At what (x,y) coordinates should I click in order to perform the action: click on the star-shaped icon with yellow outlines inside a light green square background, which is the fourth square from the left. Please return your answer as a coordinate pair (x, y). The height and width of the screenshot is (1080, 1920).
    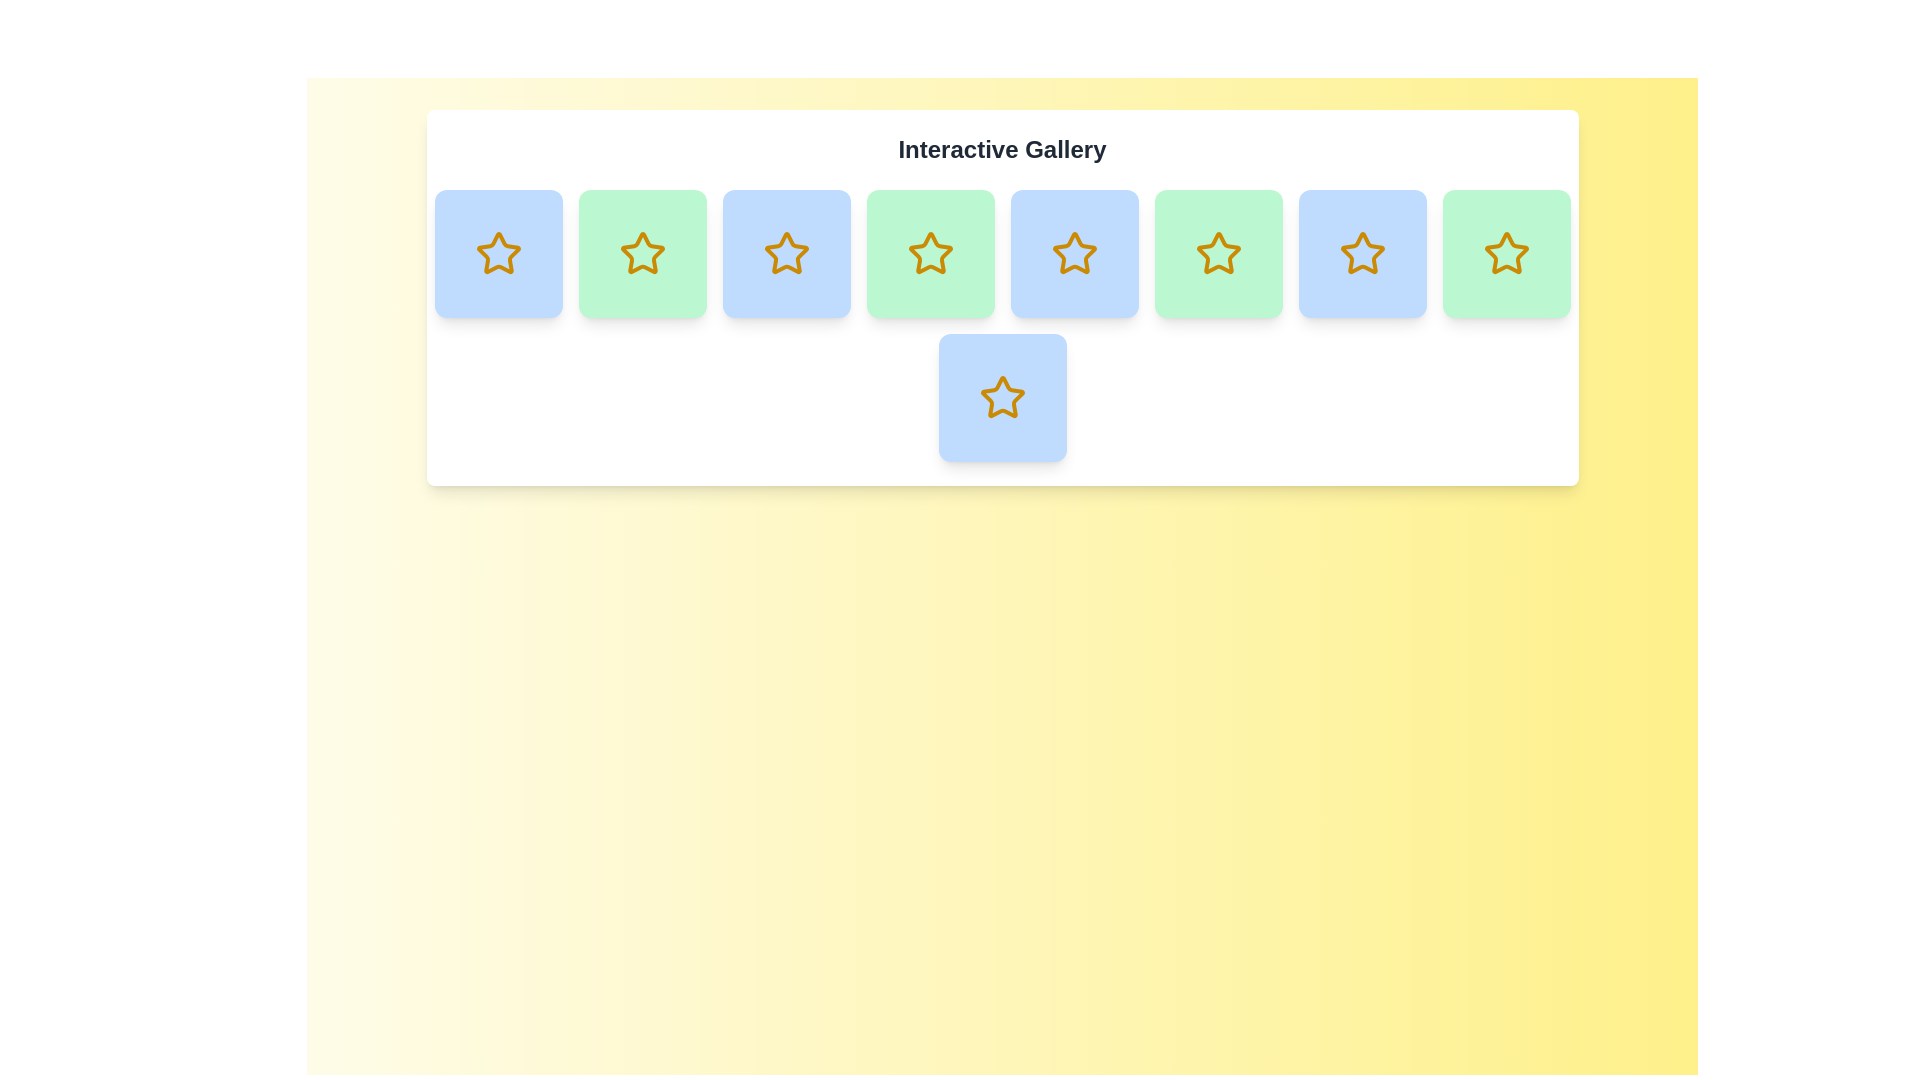
    Looking at the image, I should click on (1217, 253).